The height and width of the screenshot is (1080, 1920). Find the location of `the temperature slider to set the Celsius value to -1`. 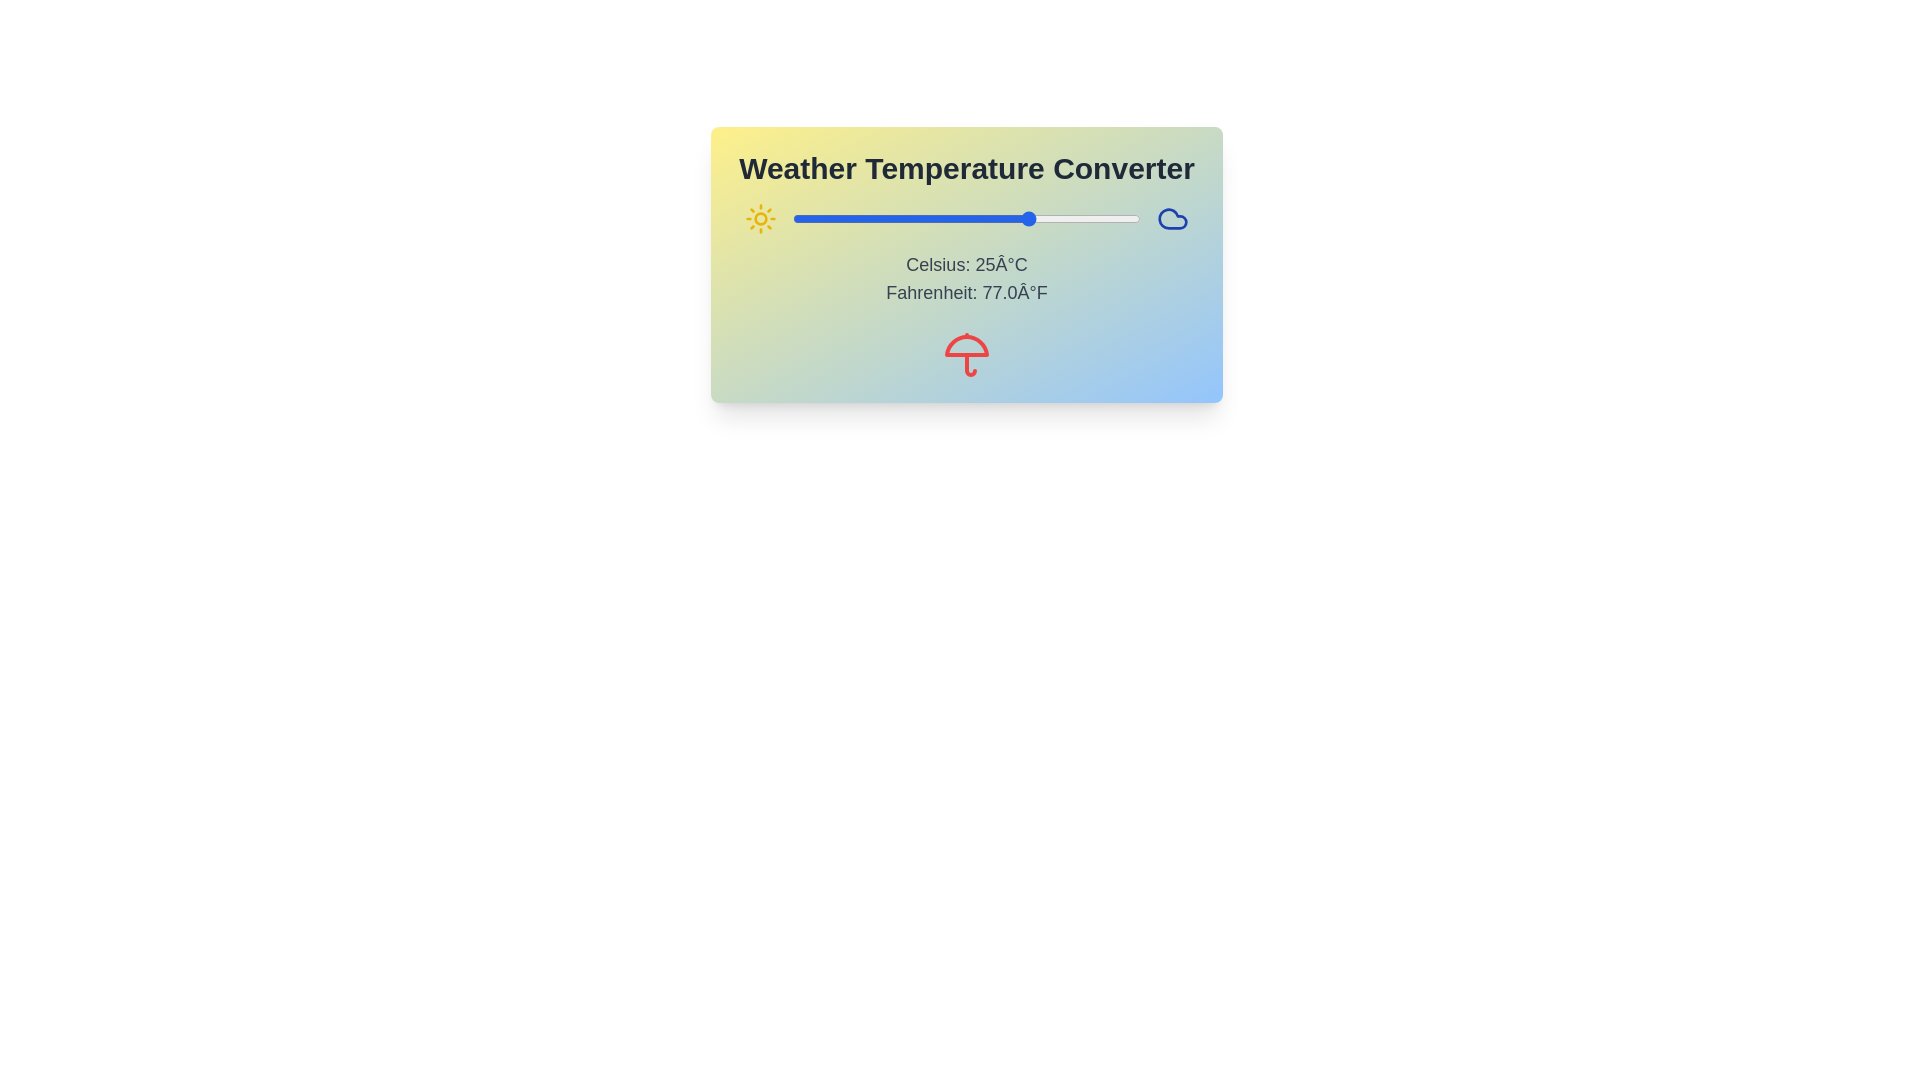

the temperature slider to set the Celsius value to -1 is located at coordinates (918, 219).